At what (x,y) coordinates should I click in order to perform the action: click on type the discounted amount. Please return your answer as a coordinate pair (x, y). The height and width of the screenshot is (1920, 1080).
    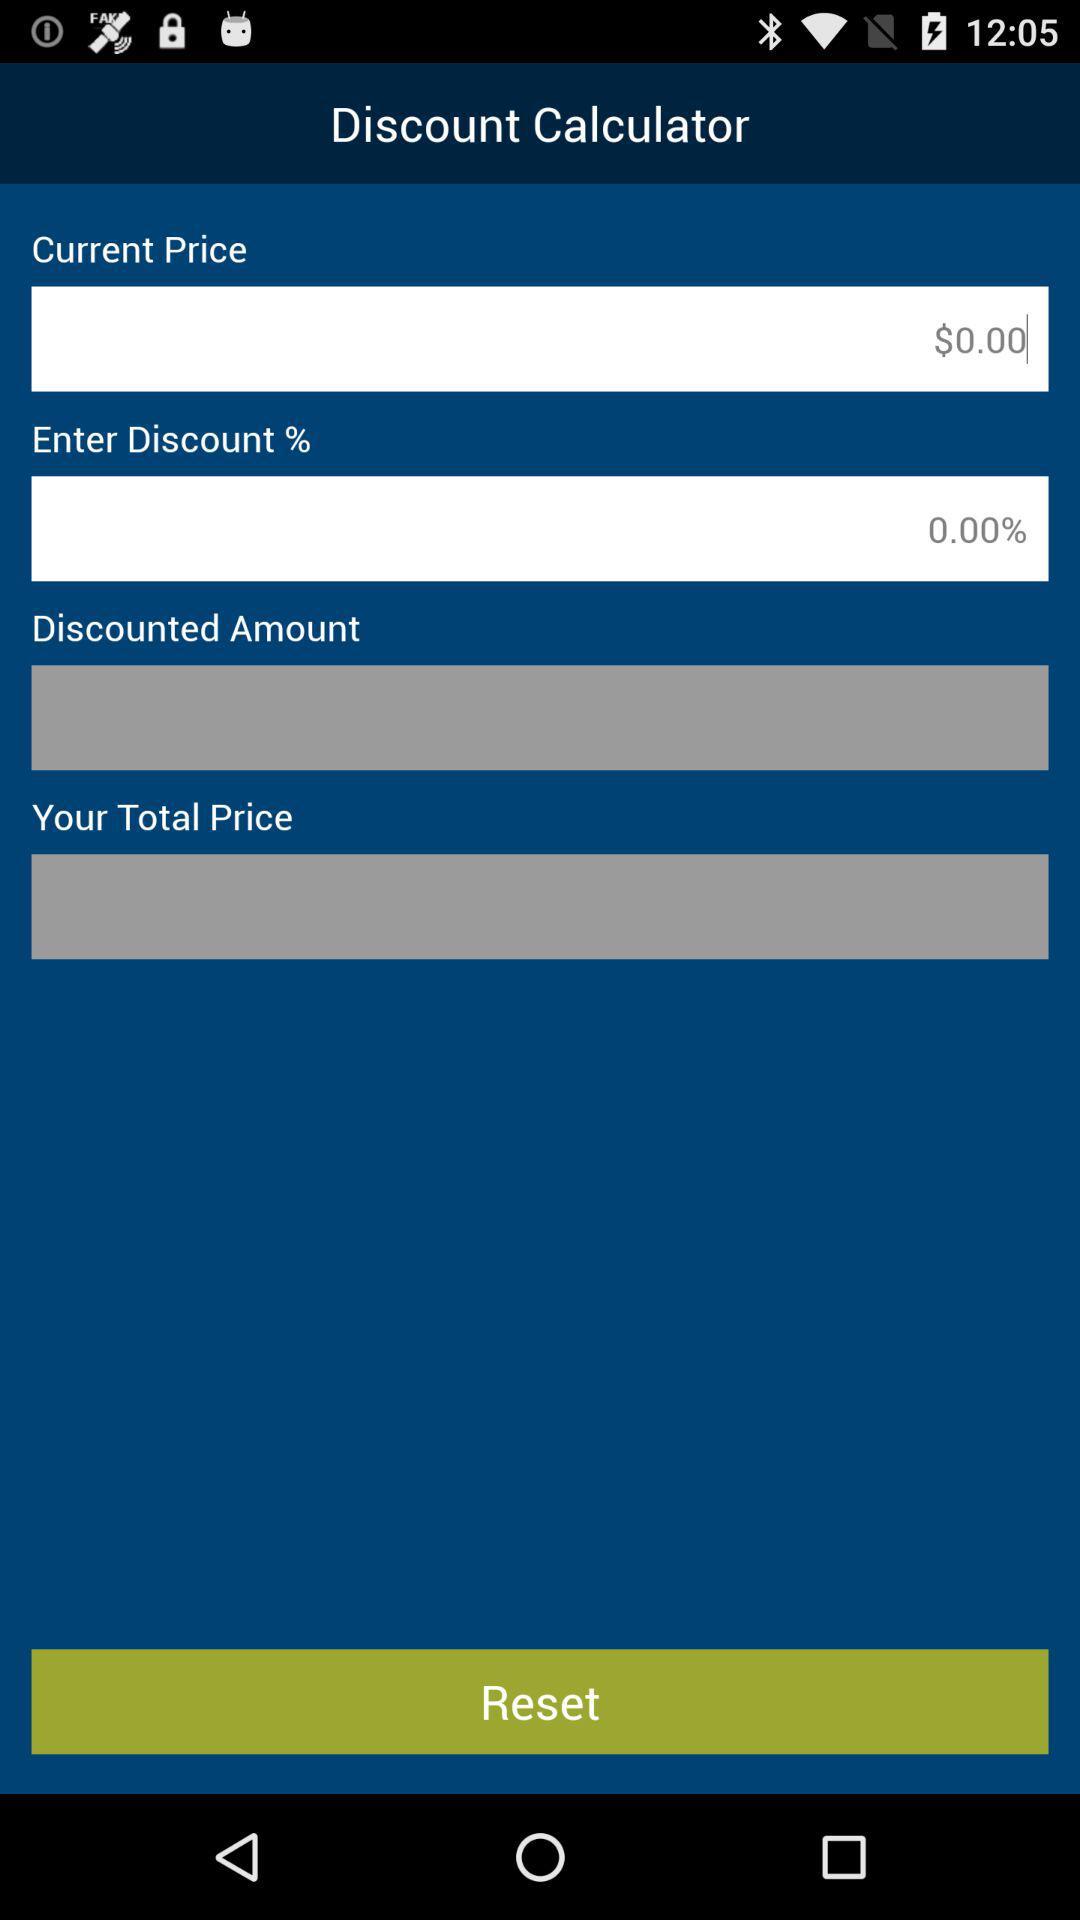
    Looking at the image, I should click on (540, 717).